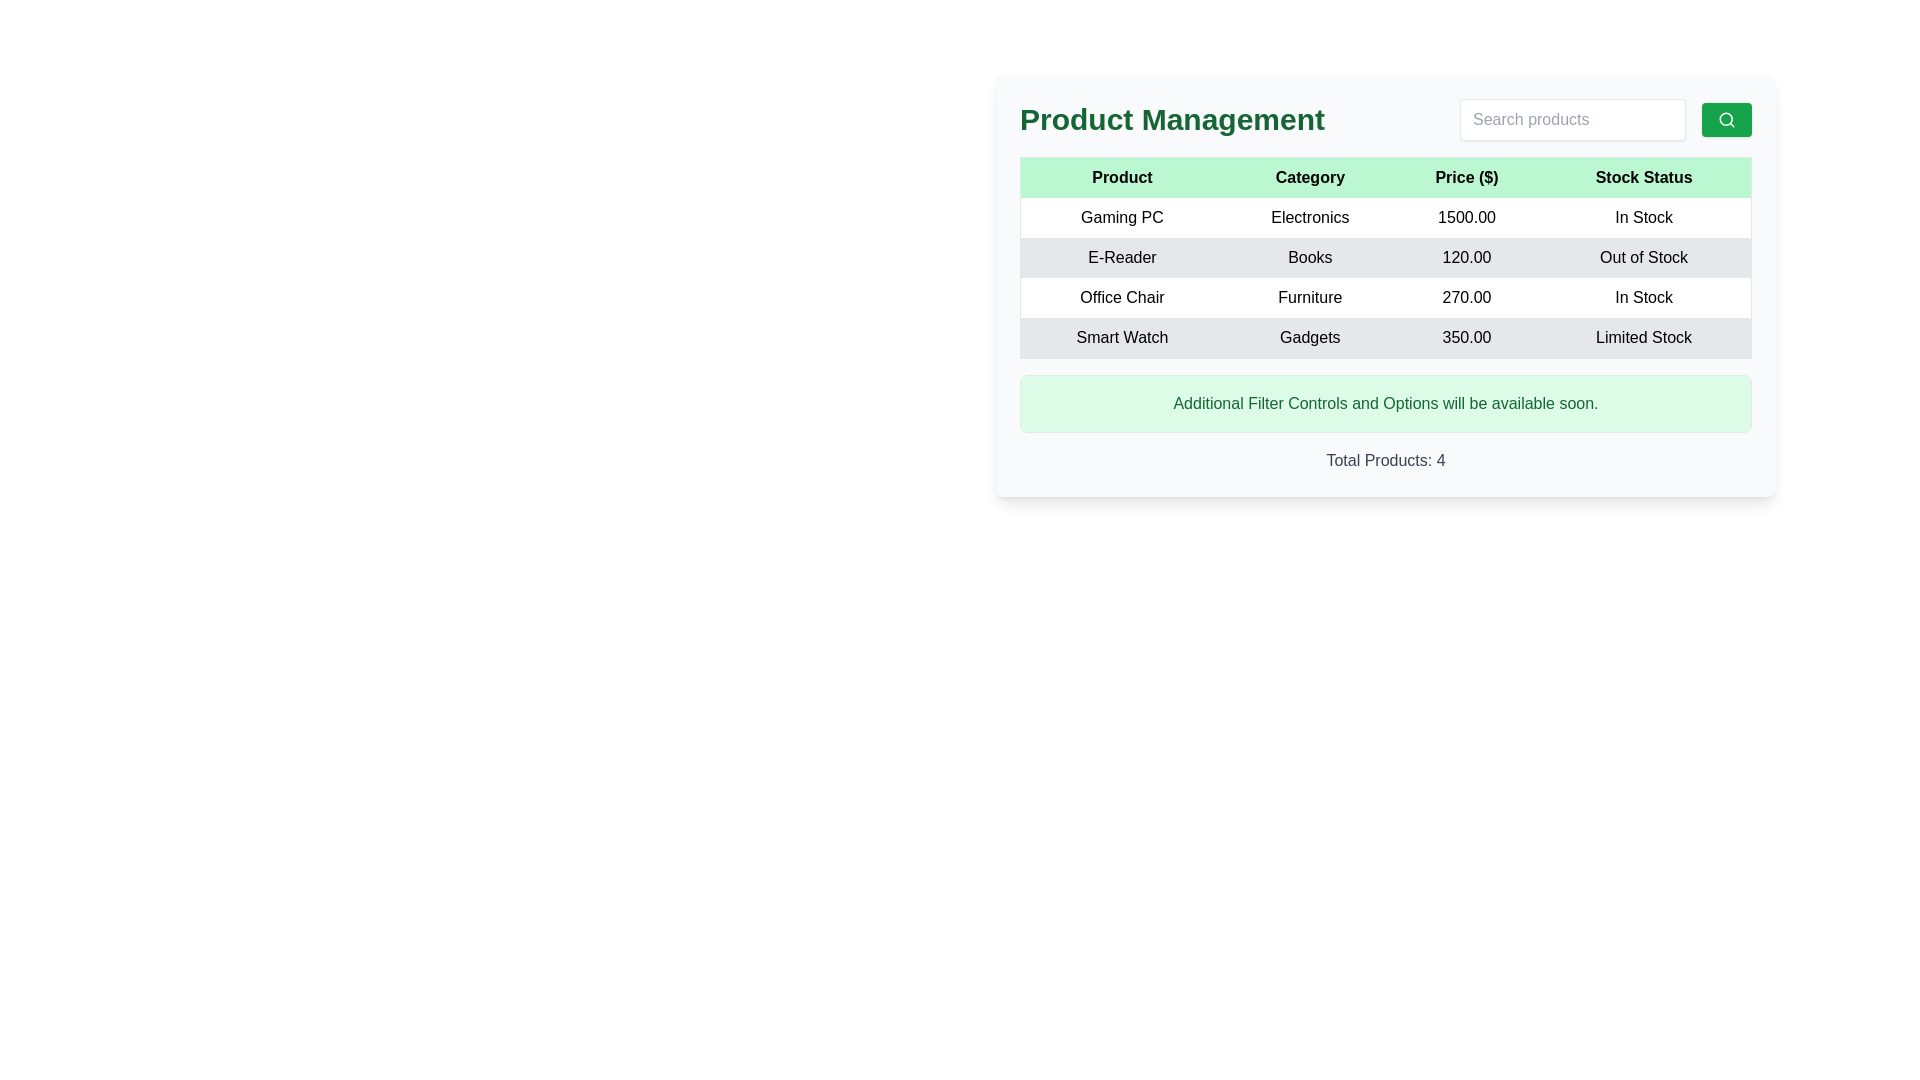  Describe the element at coordinates (1122, 337) in the screenshot. I see `the static text label that identifies the product as 'Smart Watch' in the product table` at that location.